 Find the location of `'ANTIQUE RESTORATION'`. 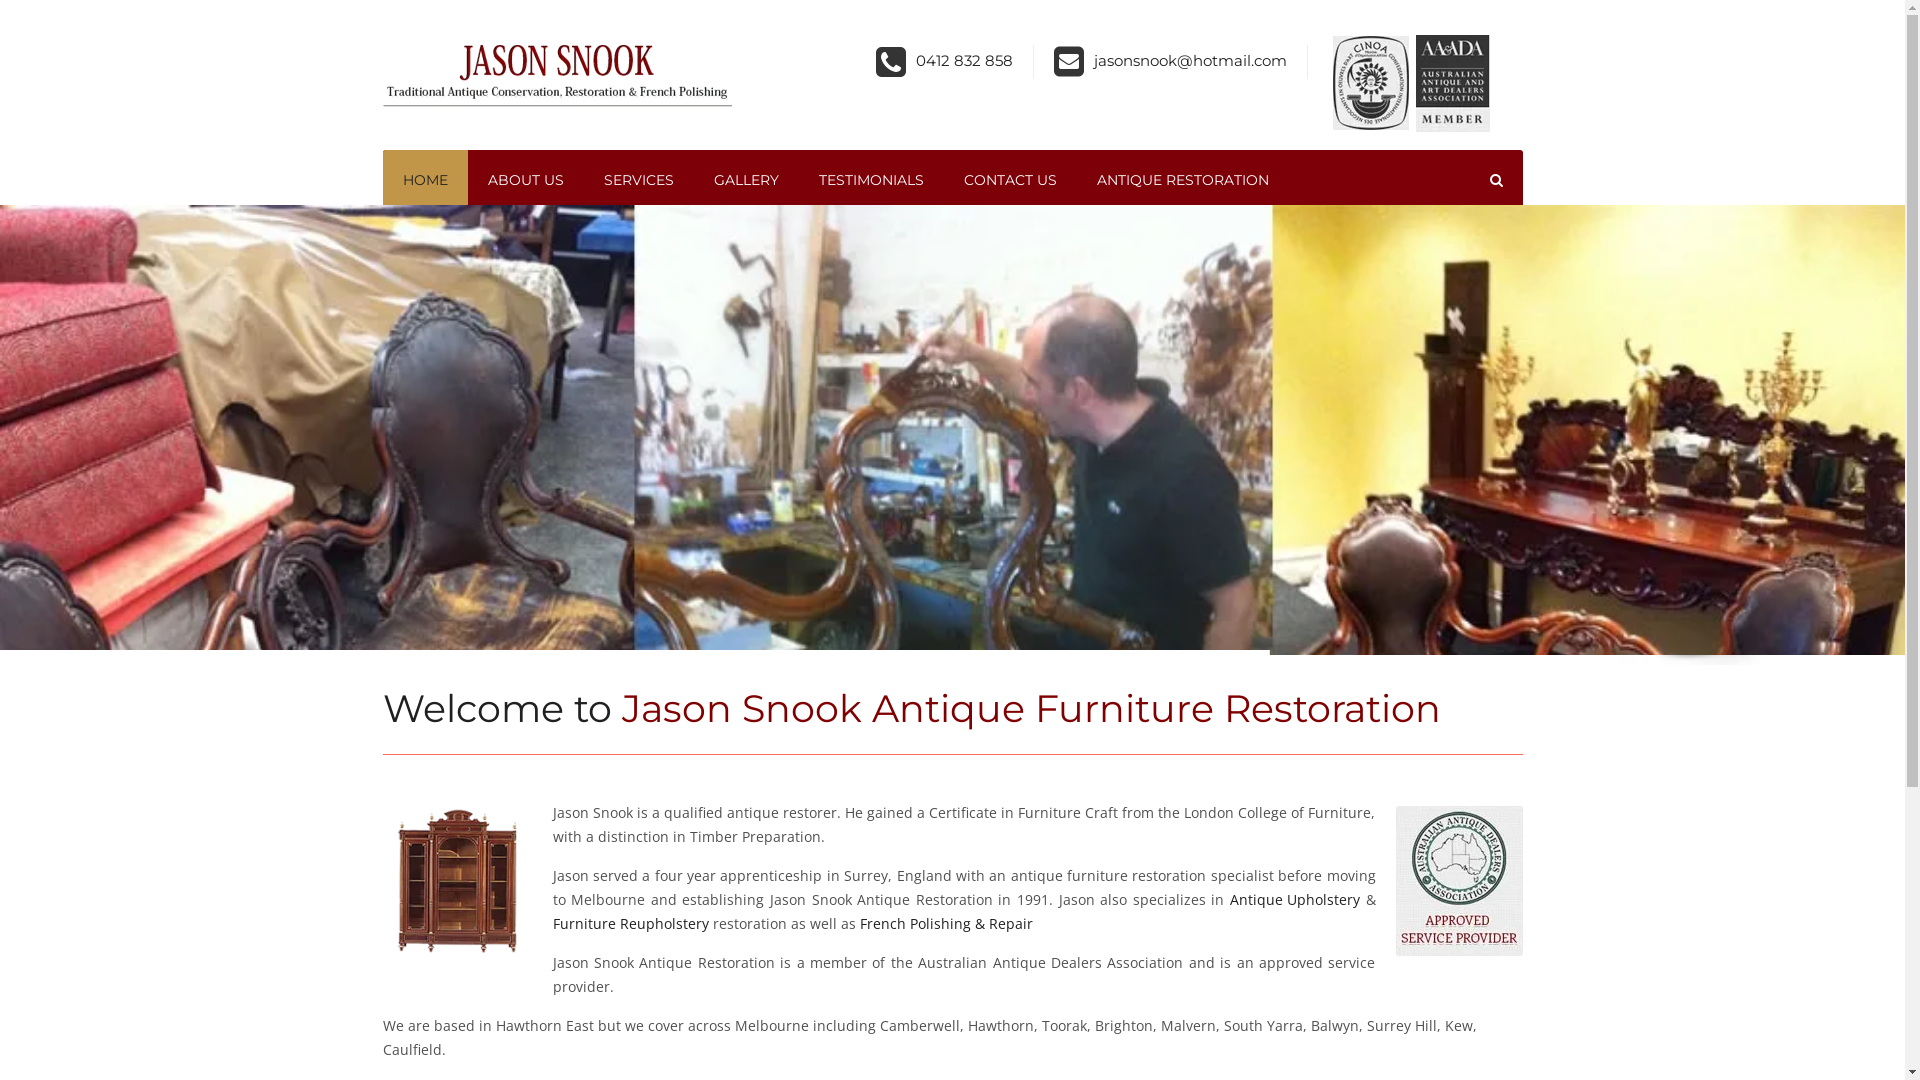

'ANTIQUE RESTORATION' is located at coordinates (1181, 180).